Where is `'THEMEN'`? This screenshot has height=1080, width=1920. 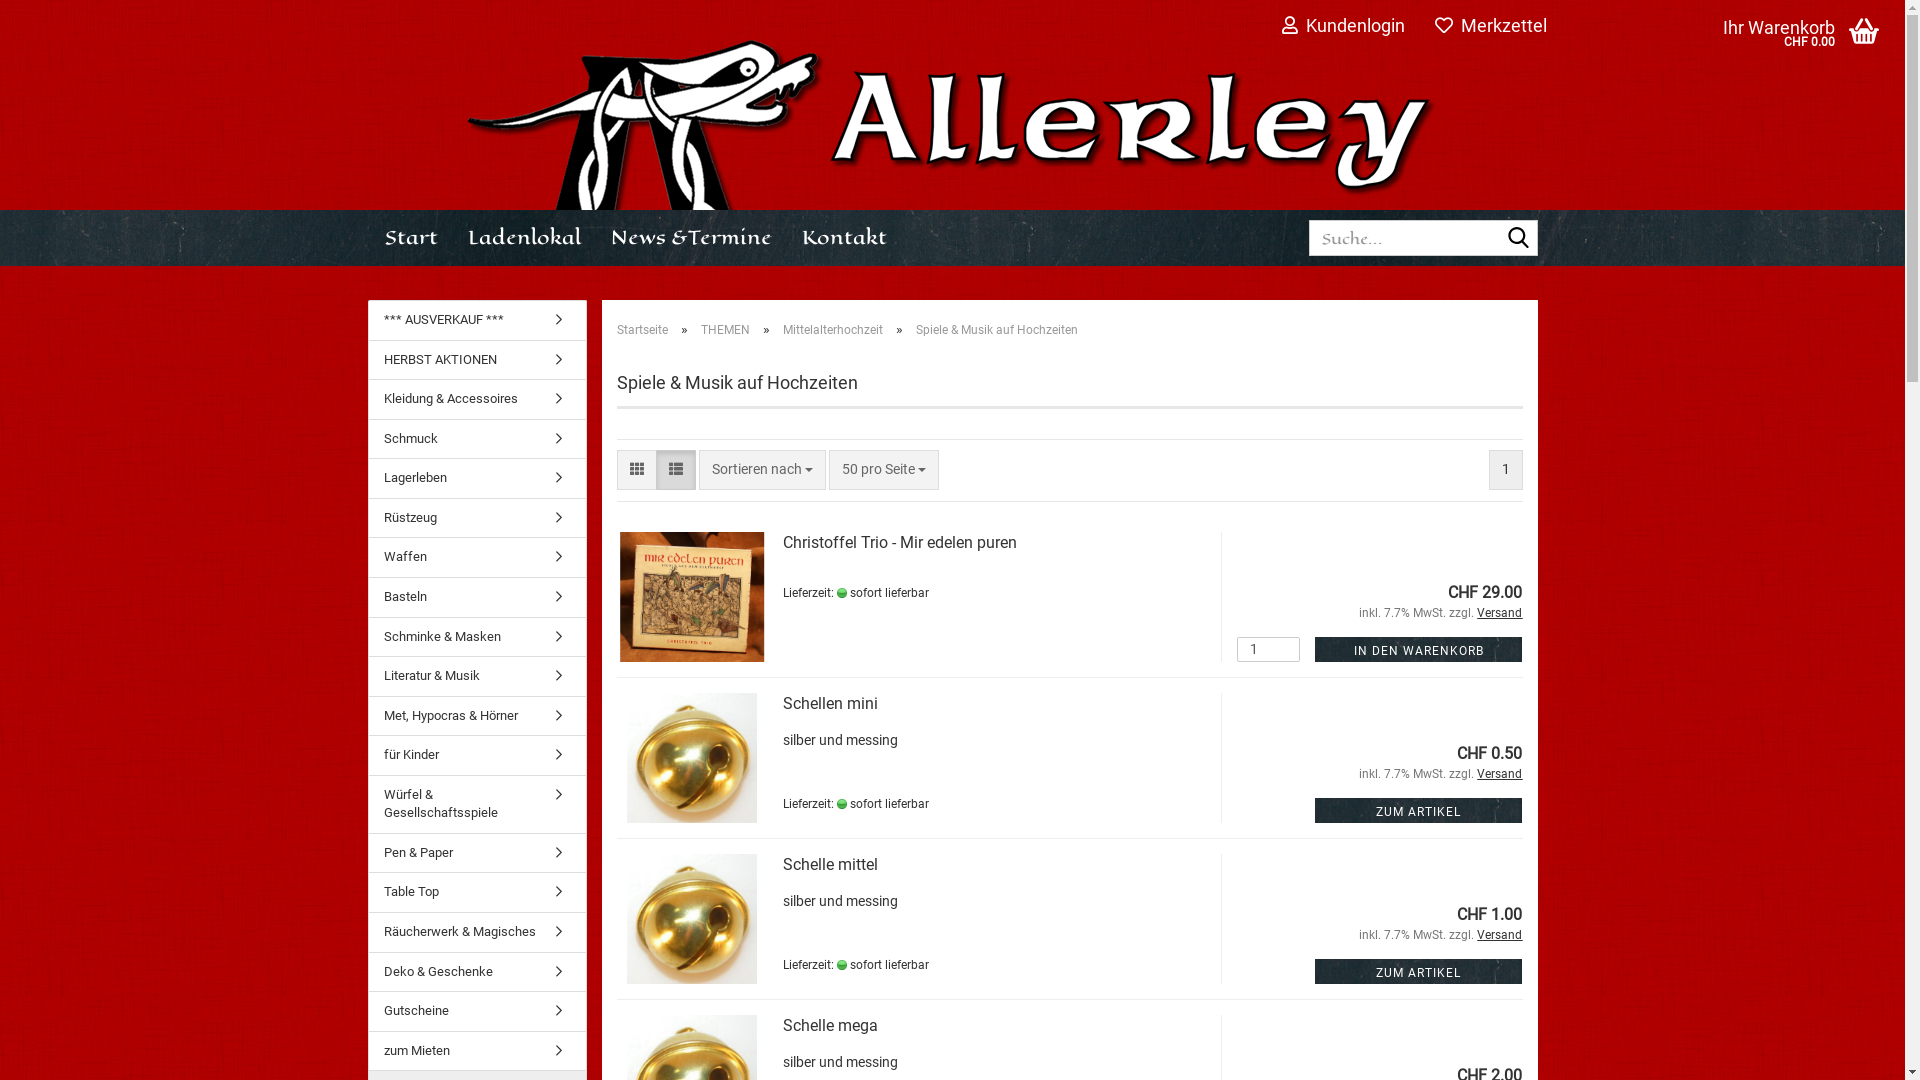
'THEMEN' is located at coordinates (723, 329).